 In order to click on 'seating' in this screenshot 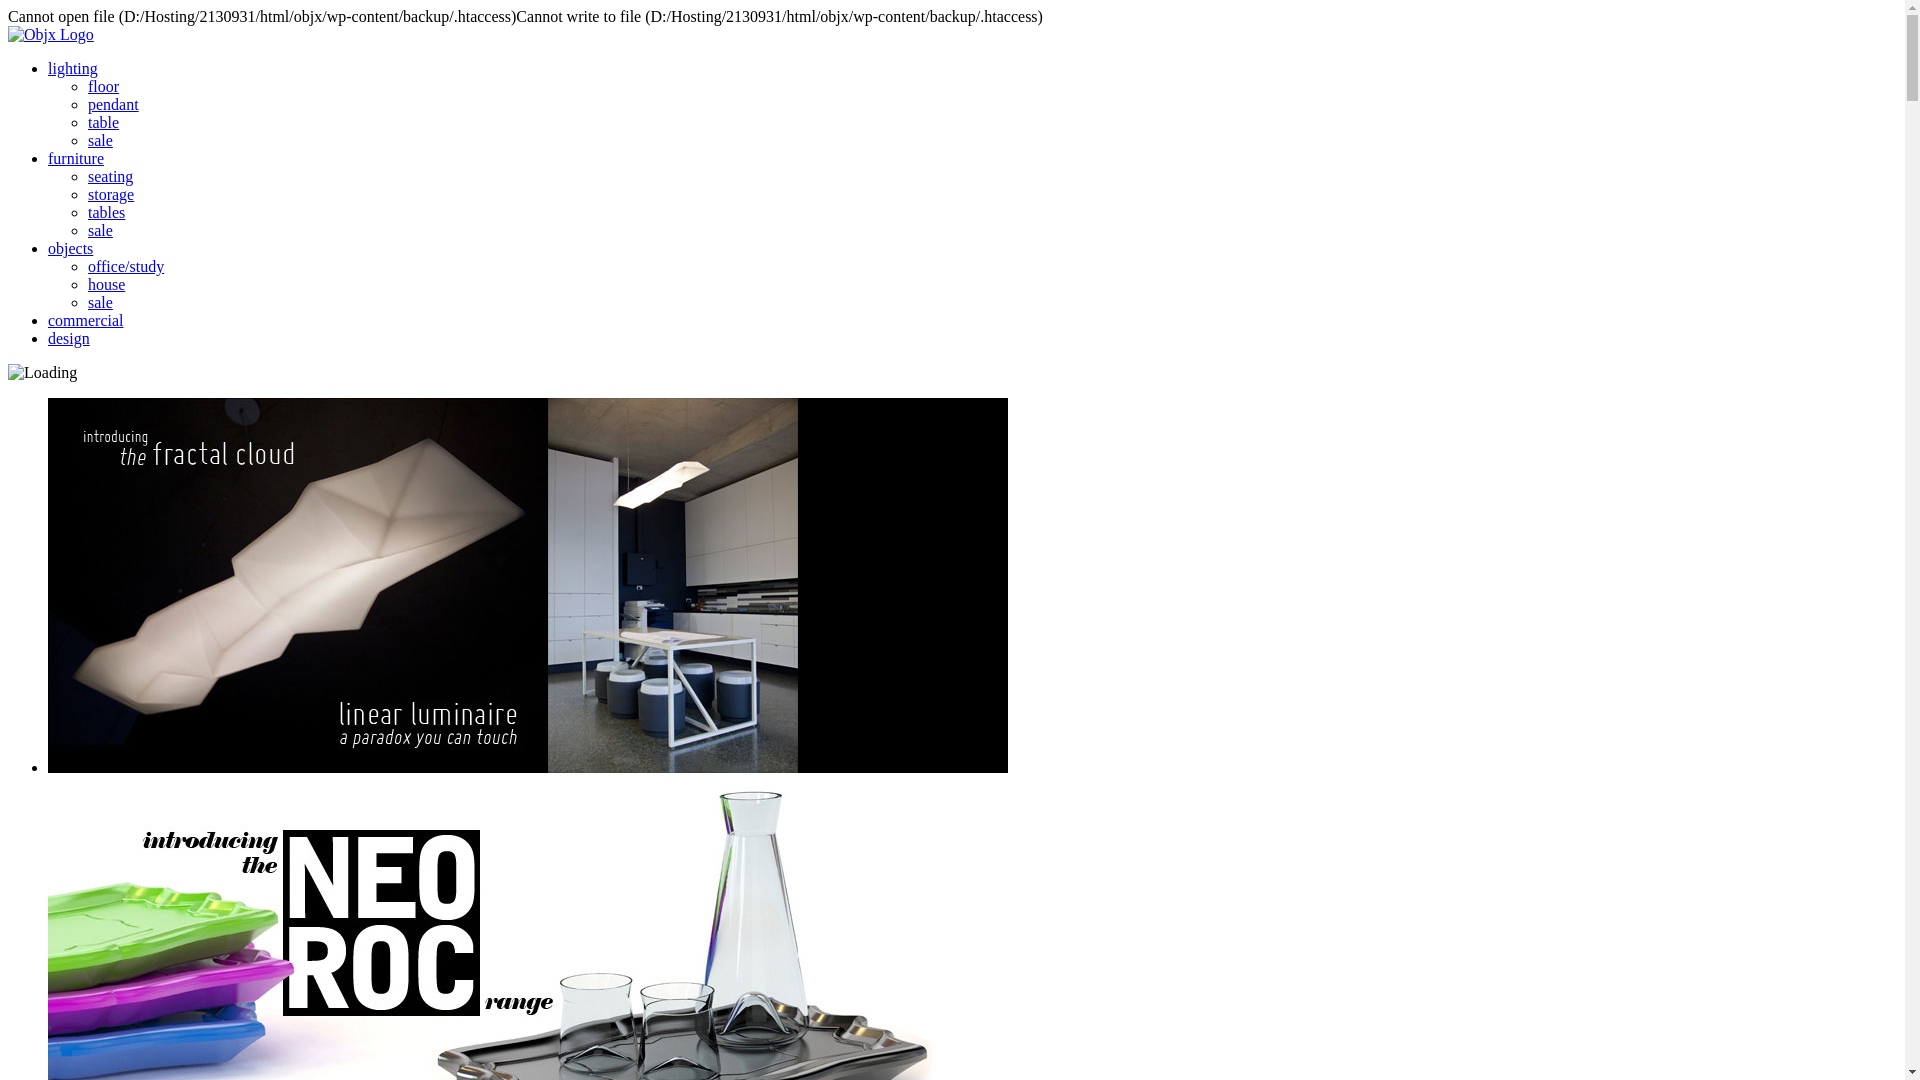, I will do `click(86, 175)`.